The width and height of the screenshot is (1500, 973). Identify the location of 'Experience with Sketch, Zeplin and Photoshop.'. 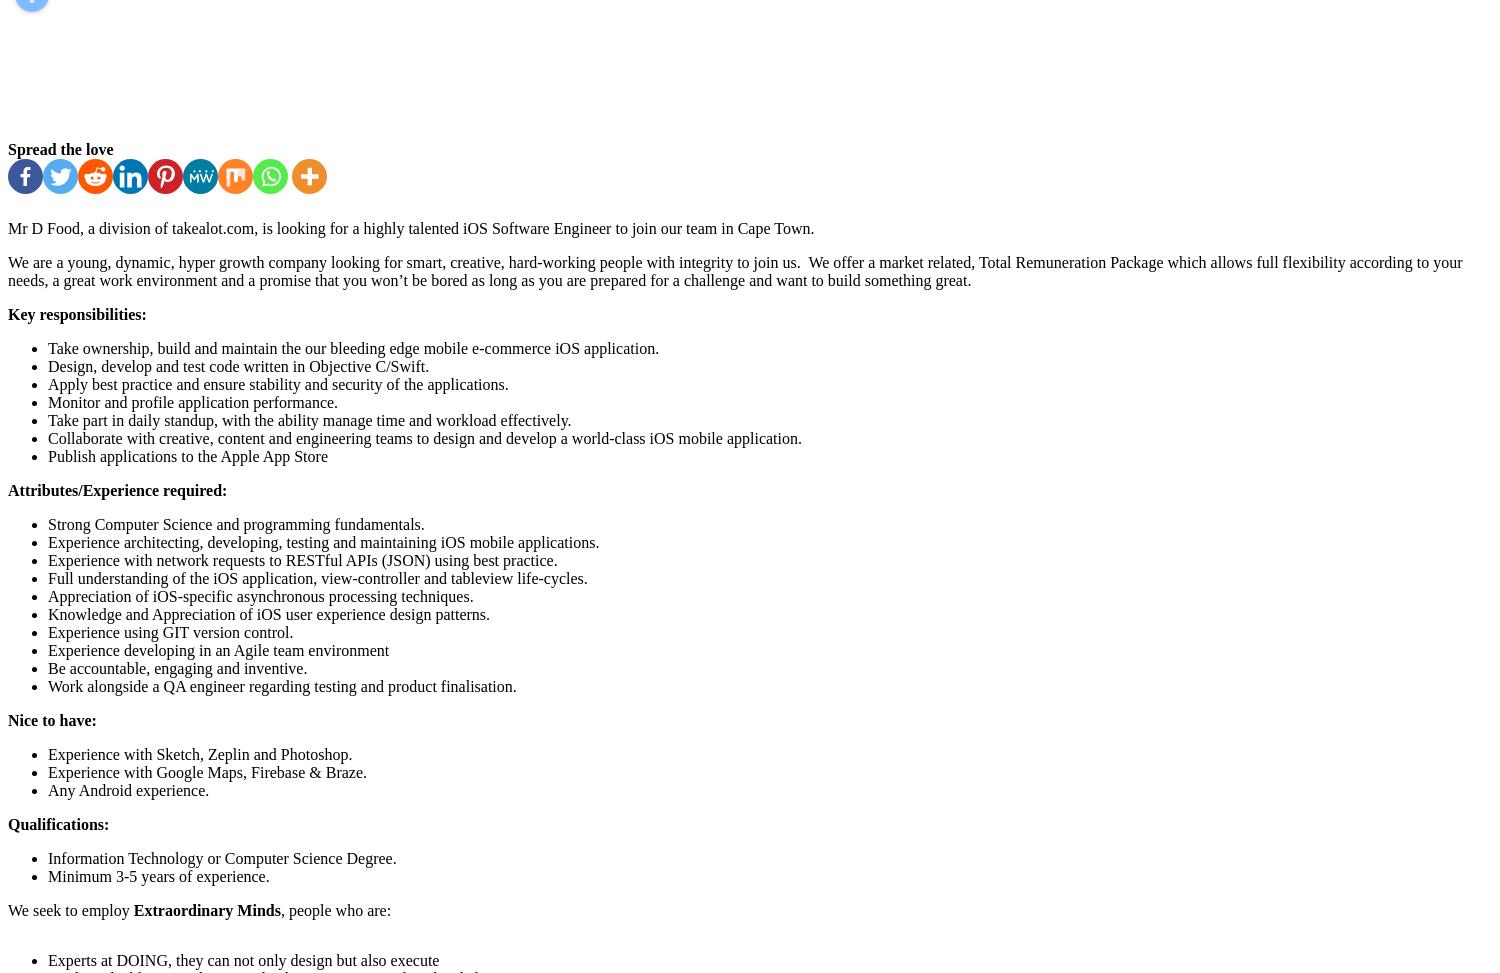
(198, 754).